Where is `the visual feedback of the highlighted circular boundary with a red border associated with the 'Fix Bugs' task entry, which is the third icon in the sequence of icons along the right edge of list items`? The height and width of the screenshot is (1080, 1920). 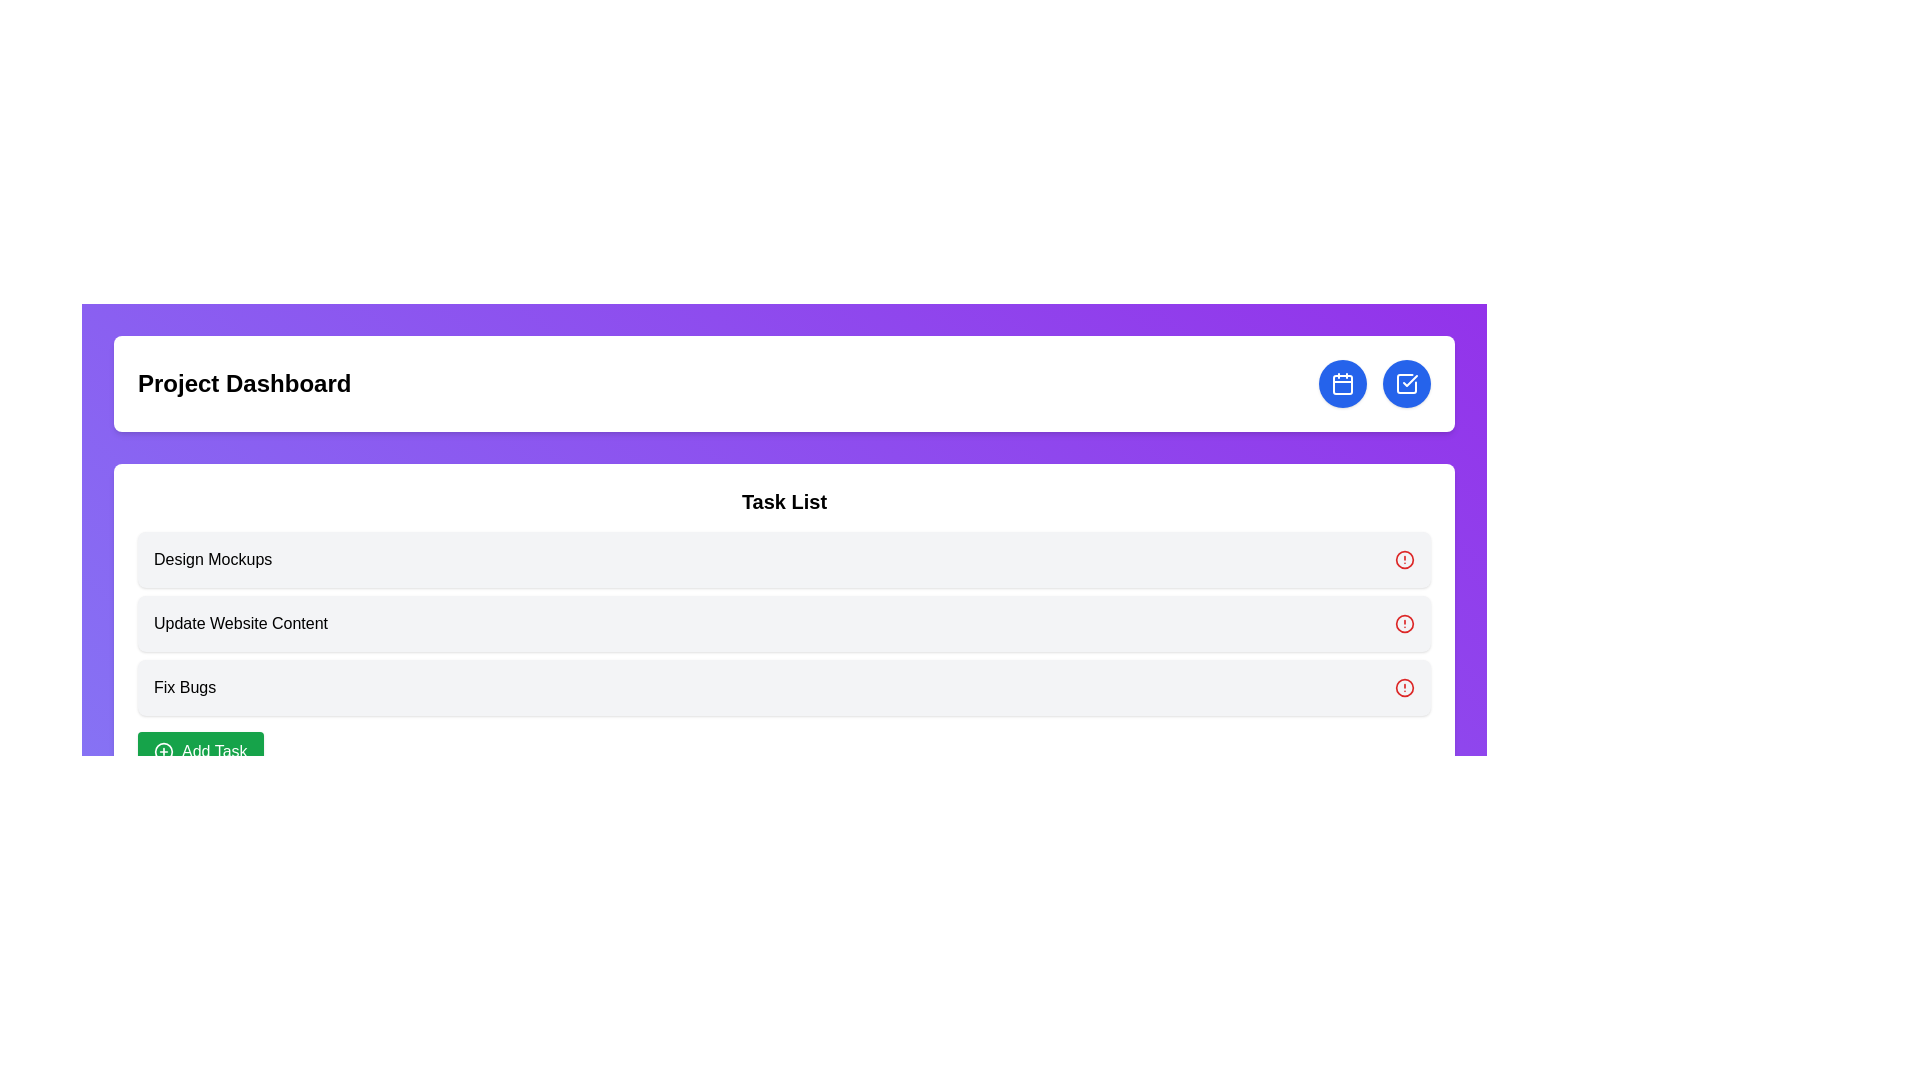 the visual feedback of the highlighted circular boundary with a red border associated with the 'Fix Bugs' task entry, which is the third icon in the sequence of icons along the right edge of list items is located at coordinates (1404, 686).